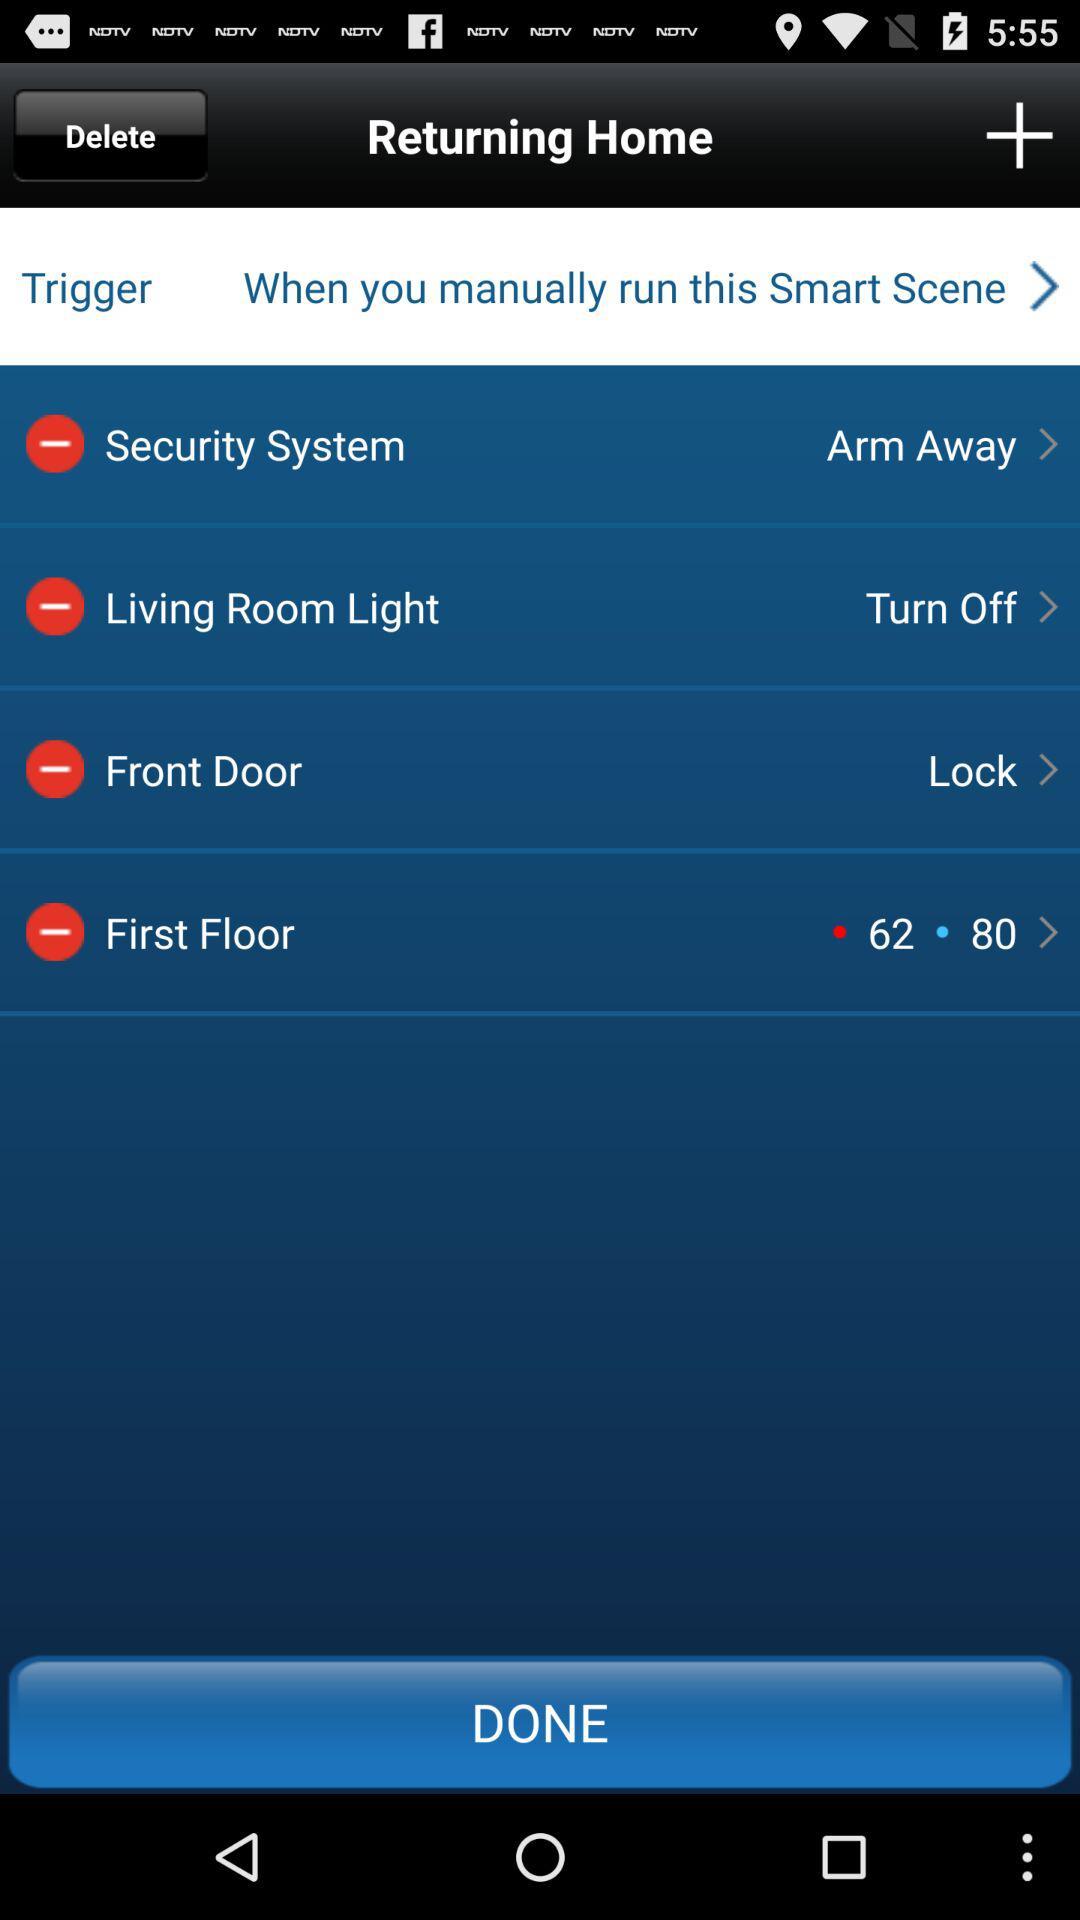  Describe the element at coordinates (971, 768) in the screenshot. I see `the item to the right of the 62 item` at that location.